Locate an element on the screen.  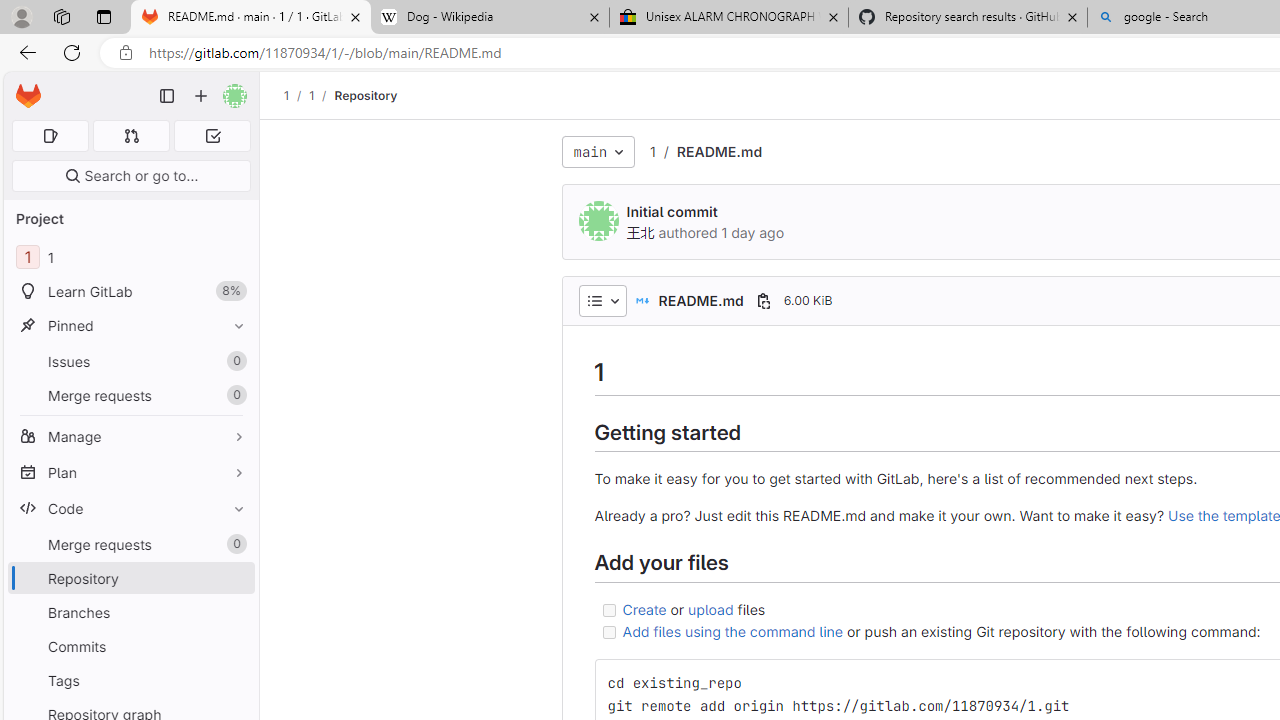
'main' is located at coordinates (597, 150).